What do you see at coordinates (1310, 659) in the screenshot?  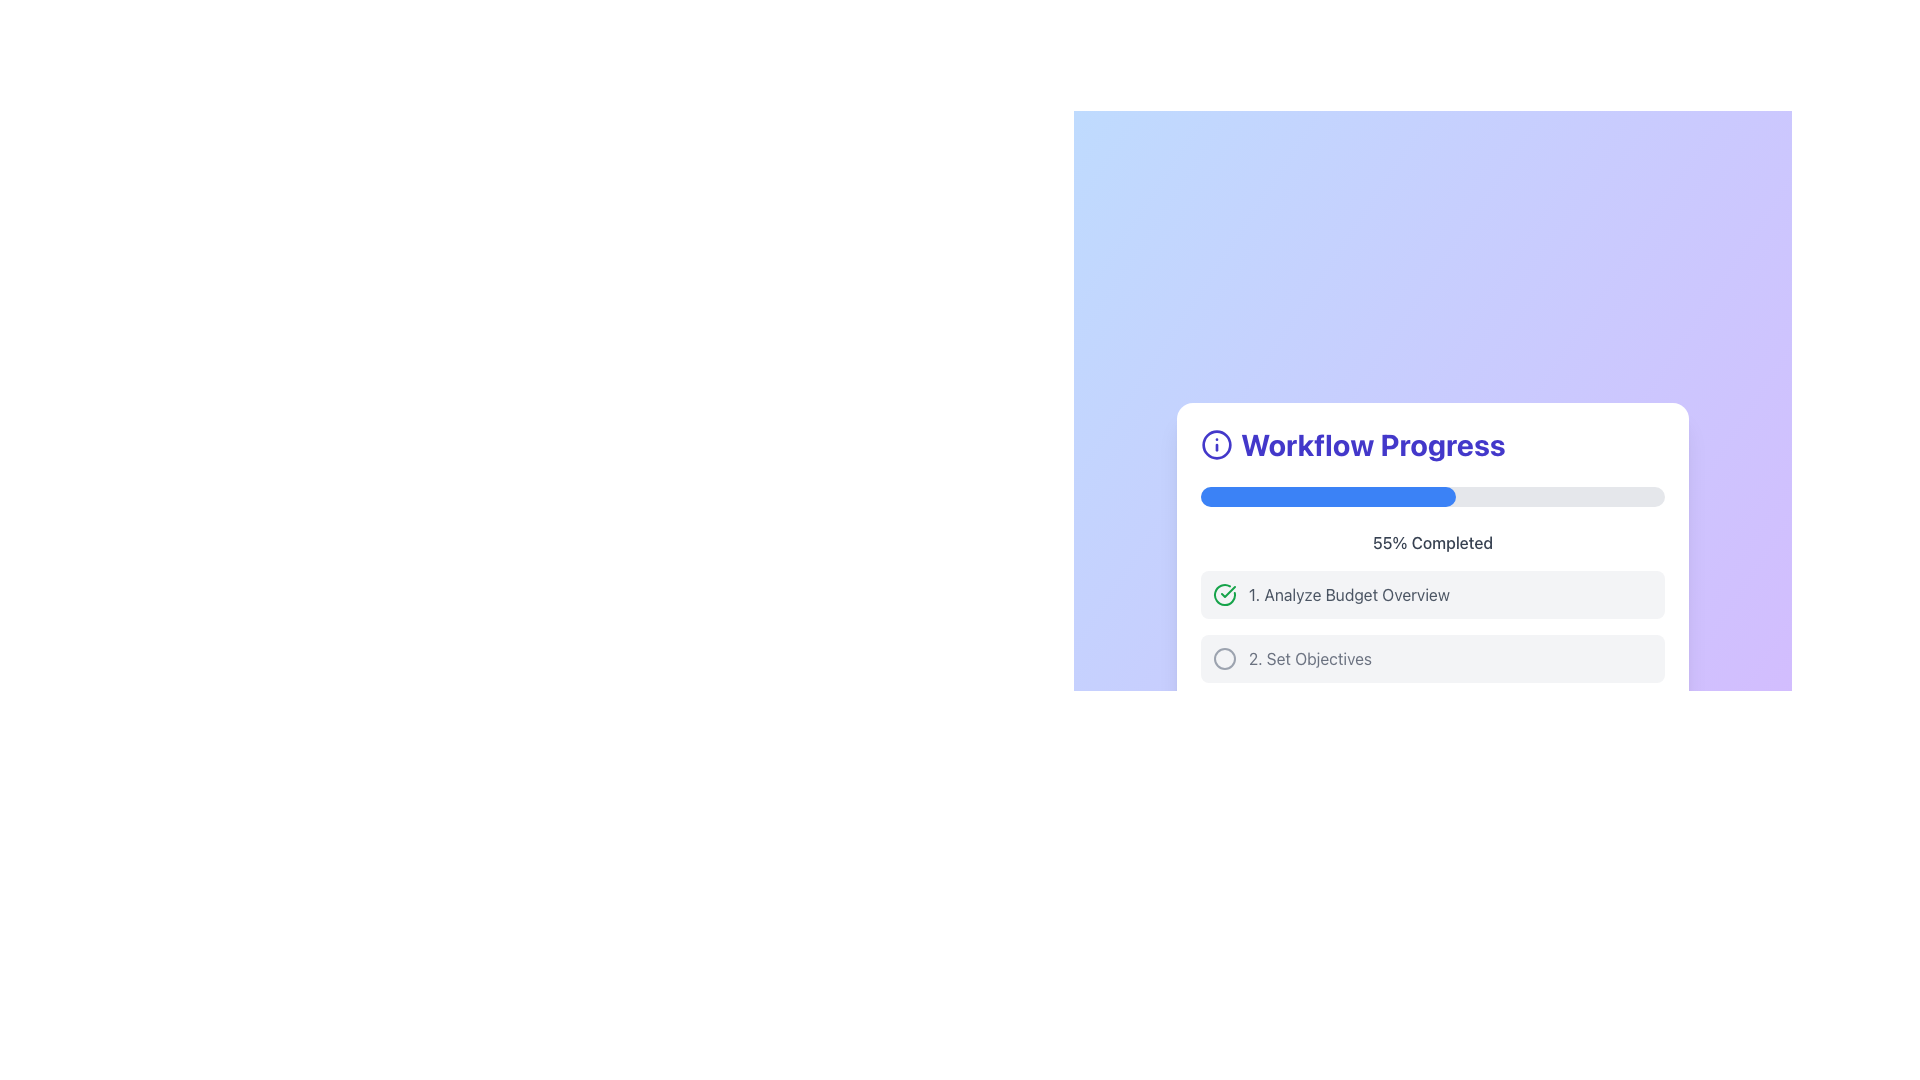 I see `the descriptive text label for the second step in the workflow, which is located below the '1. Analyze Budget Overview' label` at bounding box center [1310, 659].